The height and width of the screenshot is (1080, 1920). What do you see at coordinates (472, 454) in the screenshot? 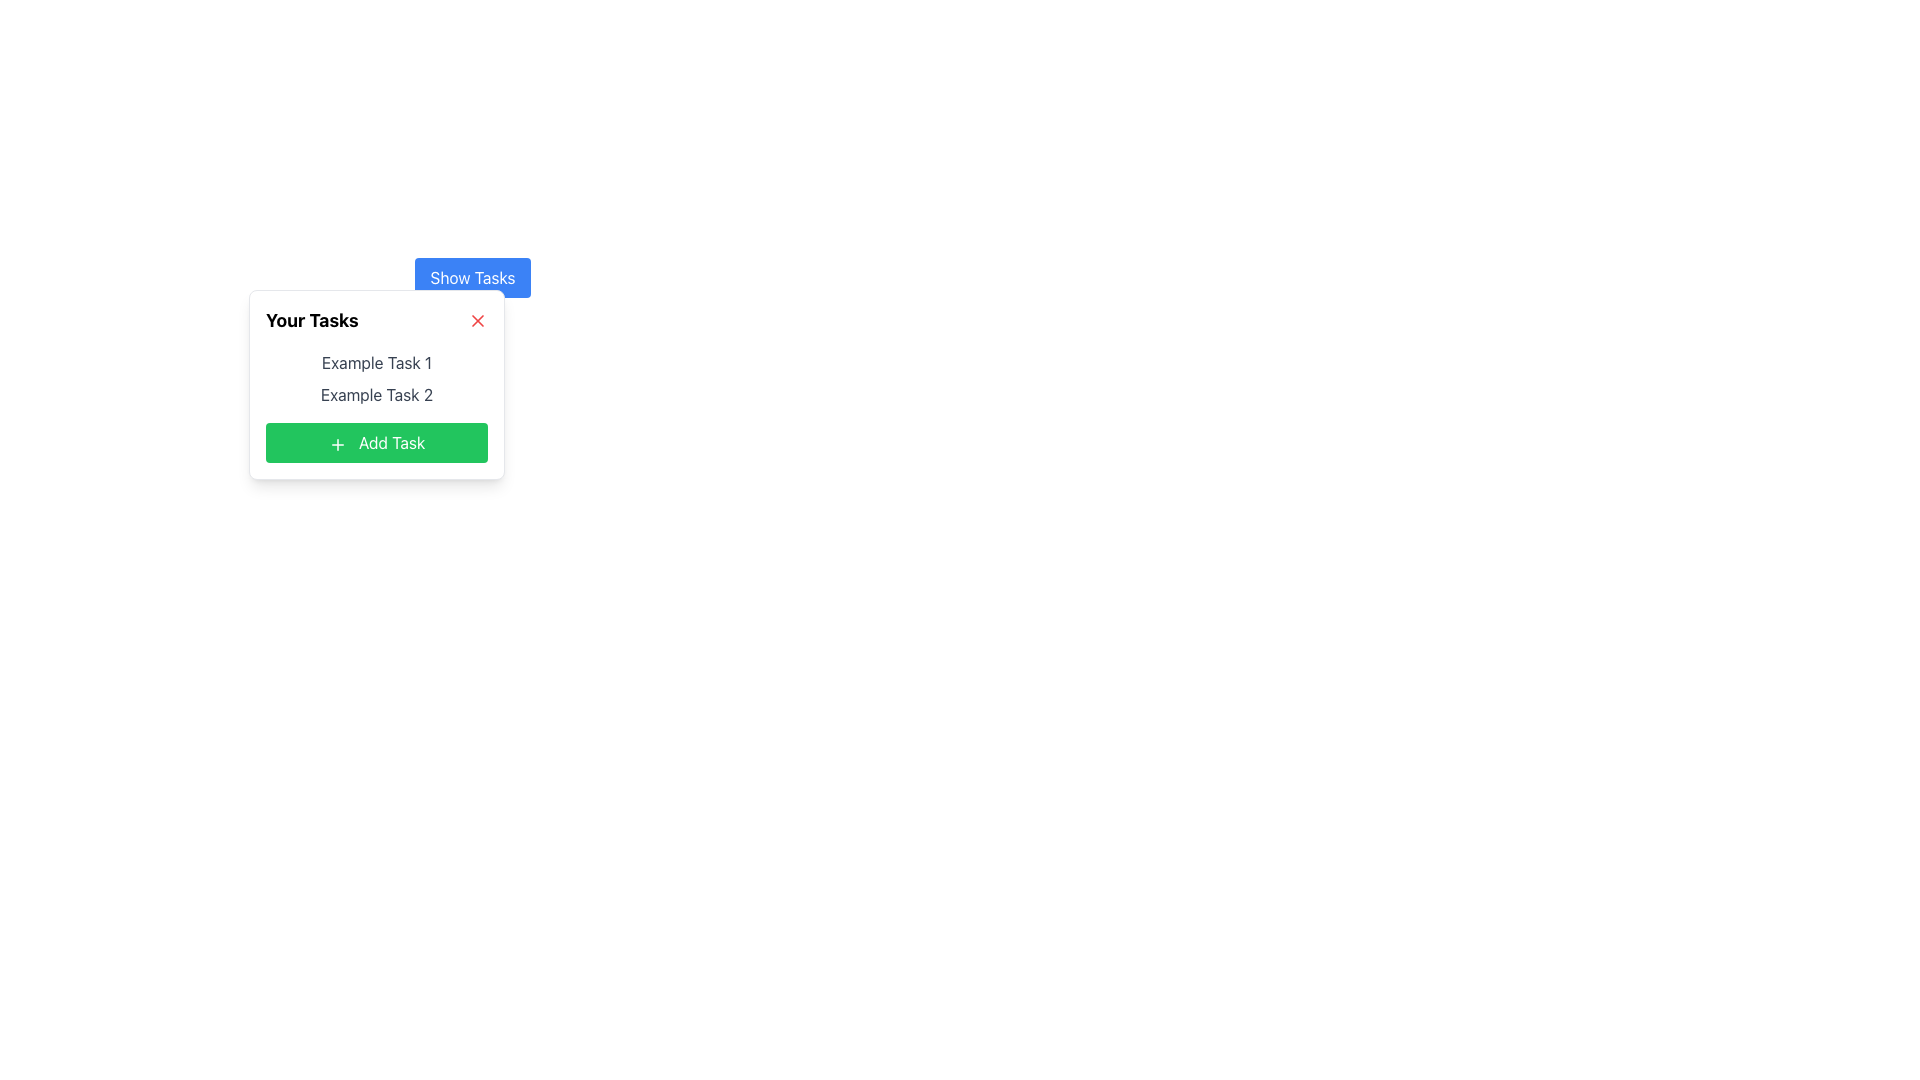
I see `the 'Your Tasks' panel` at bounding box center [472, 454].